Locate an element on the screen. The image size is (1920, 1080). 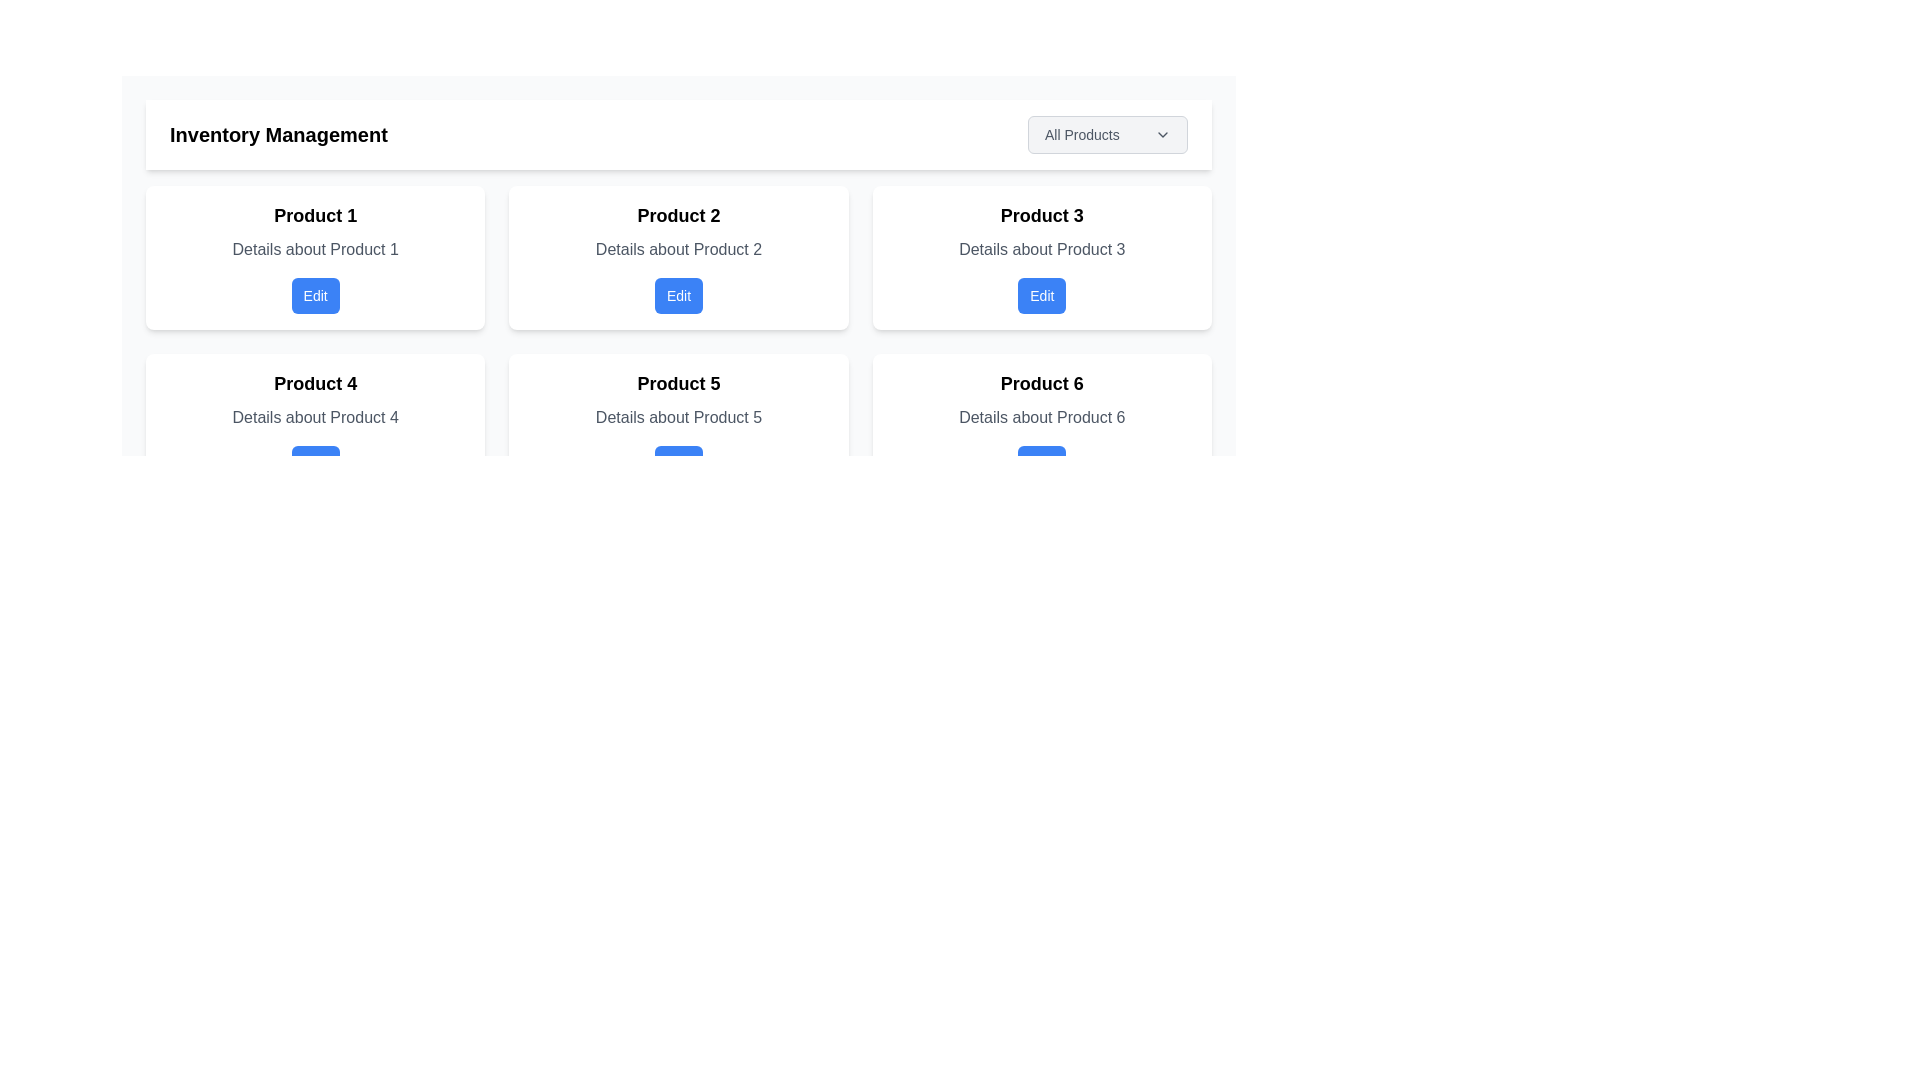
the button that allows the user to edit the details of 'Product 5', located beneath the text 'Details about Product 5' within the second row and second column of the grid is located at coordinates (678, 463).